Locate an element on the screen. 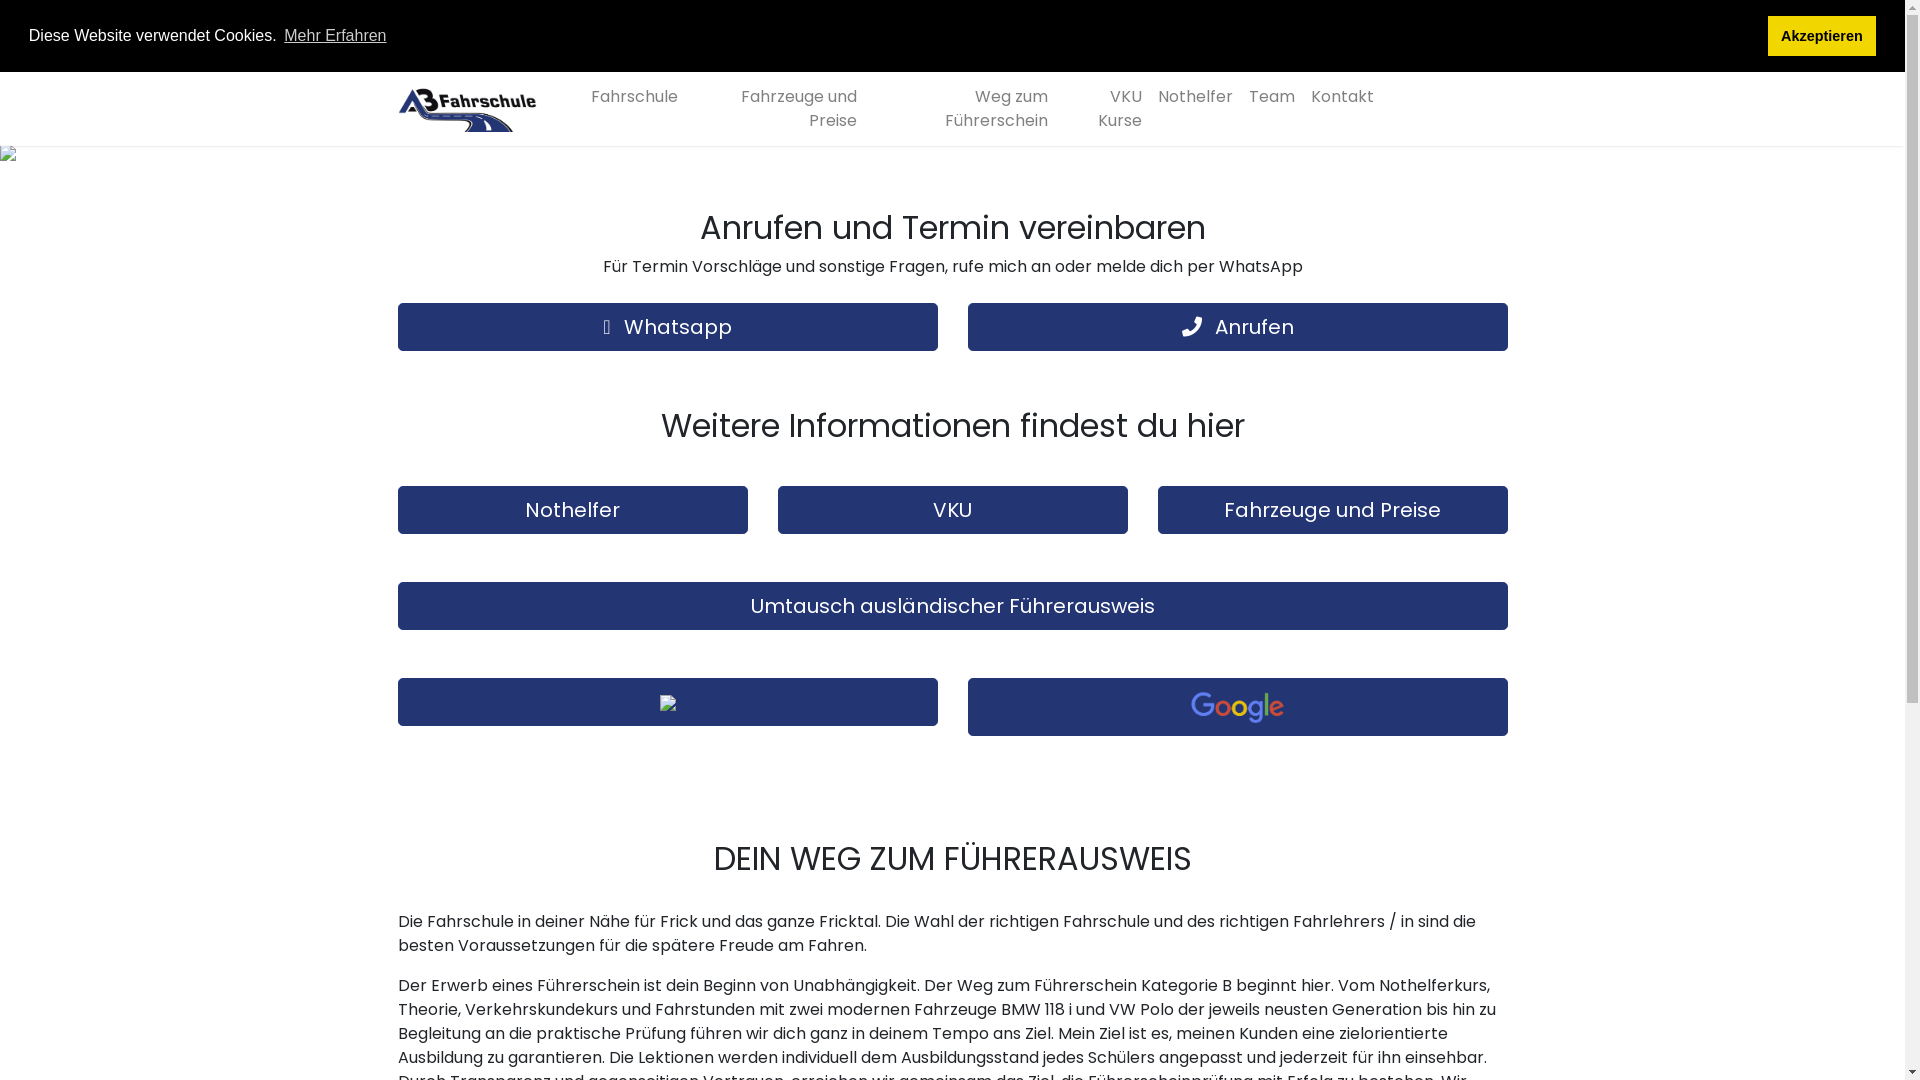 This screenshot has width=1920, height=1080. 'Mehr Erfahren' is located at coordinates (335, 35).